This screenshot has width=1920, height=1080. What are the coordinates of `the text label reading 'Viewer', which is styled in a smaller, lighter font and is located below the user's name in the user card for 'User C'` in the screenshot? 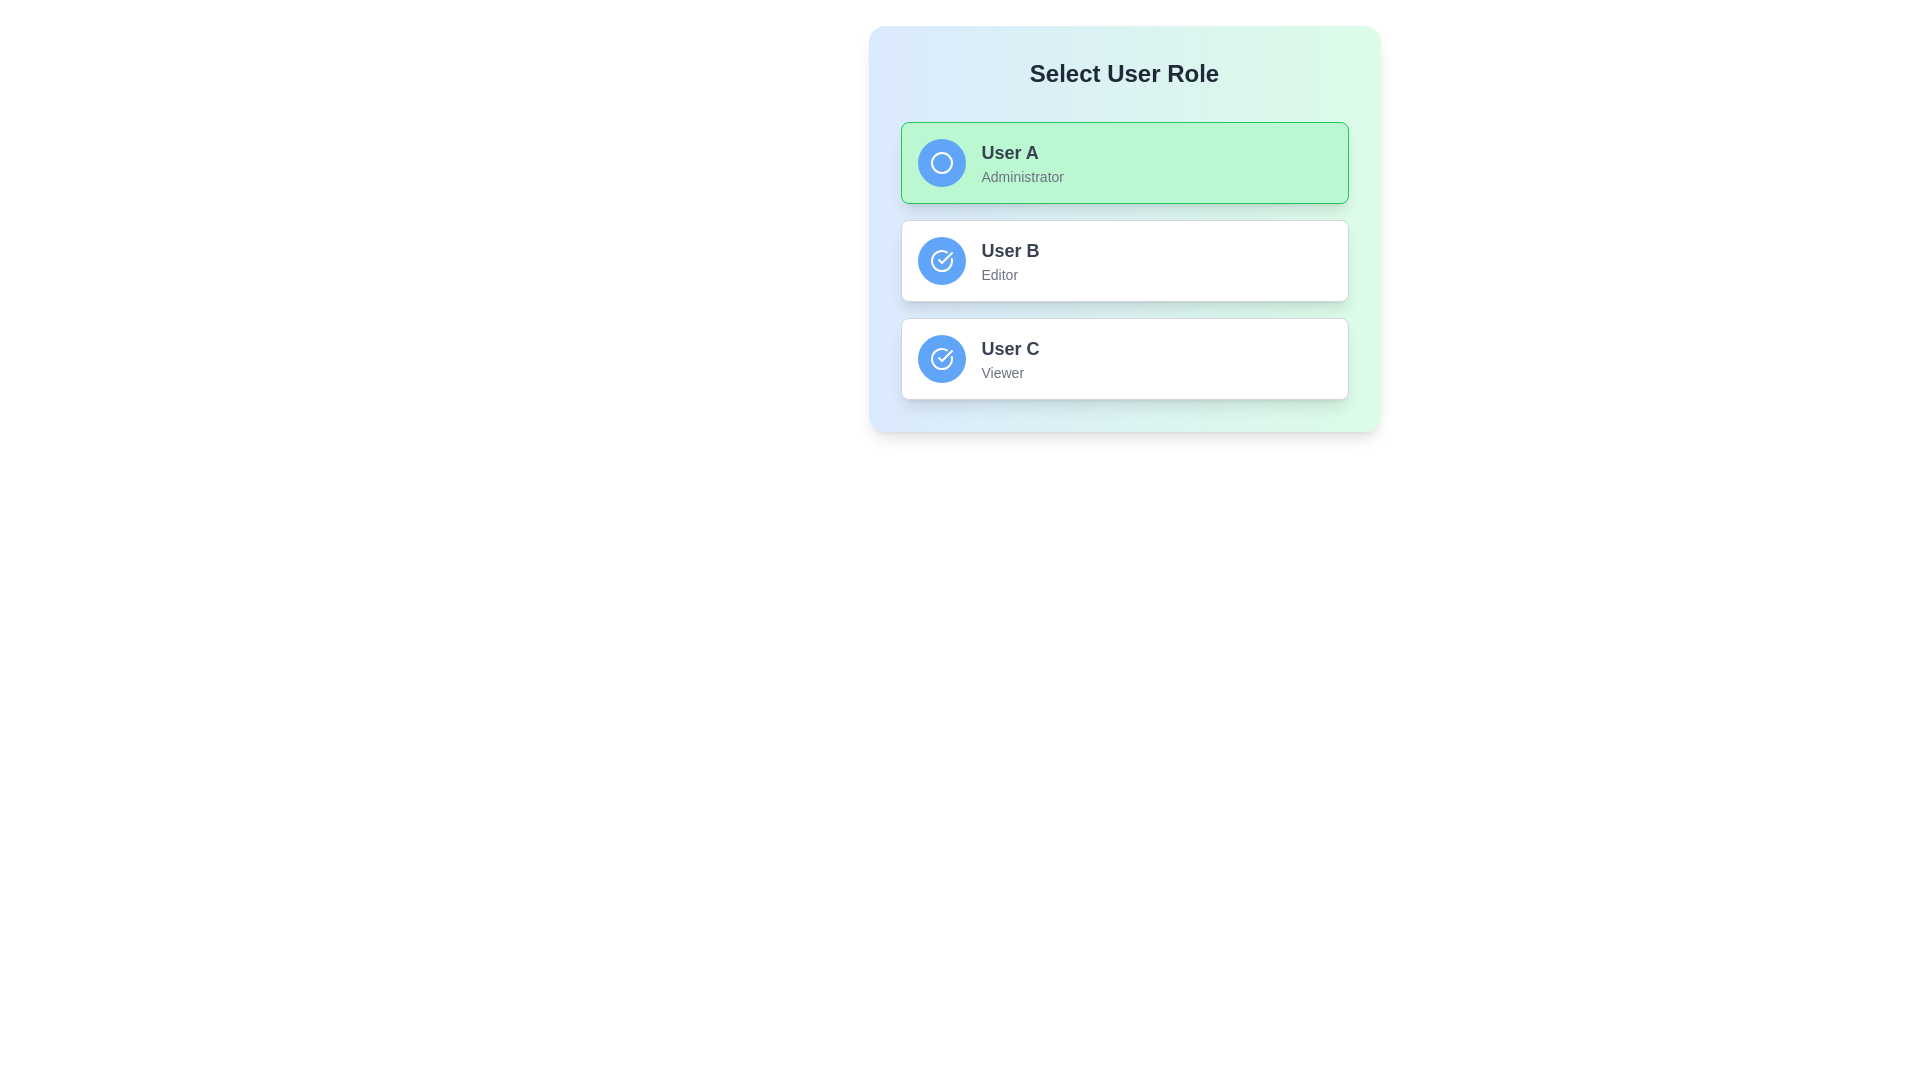 It's located at (1010, 373).